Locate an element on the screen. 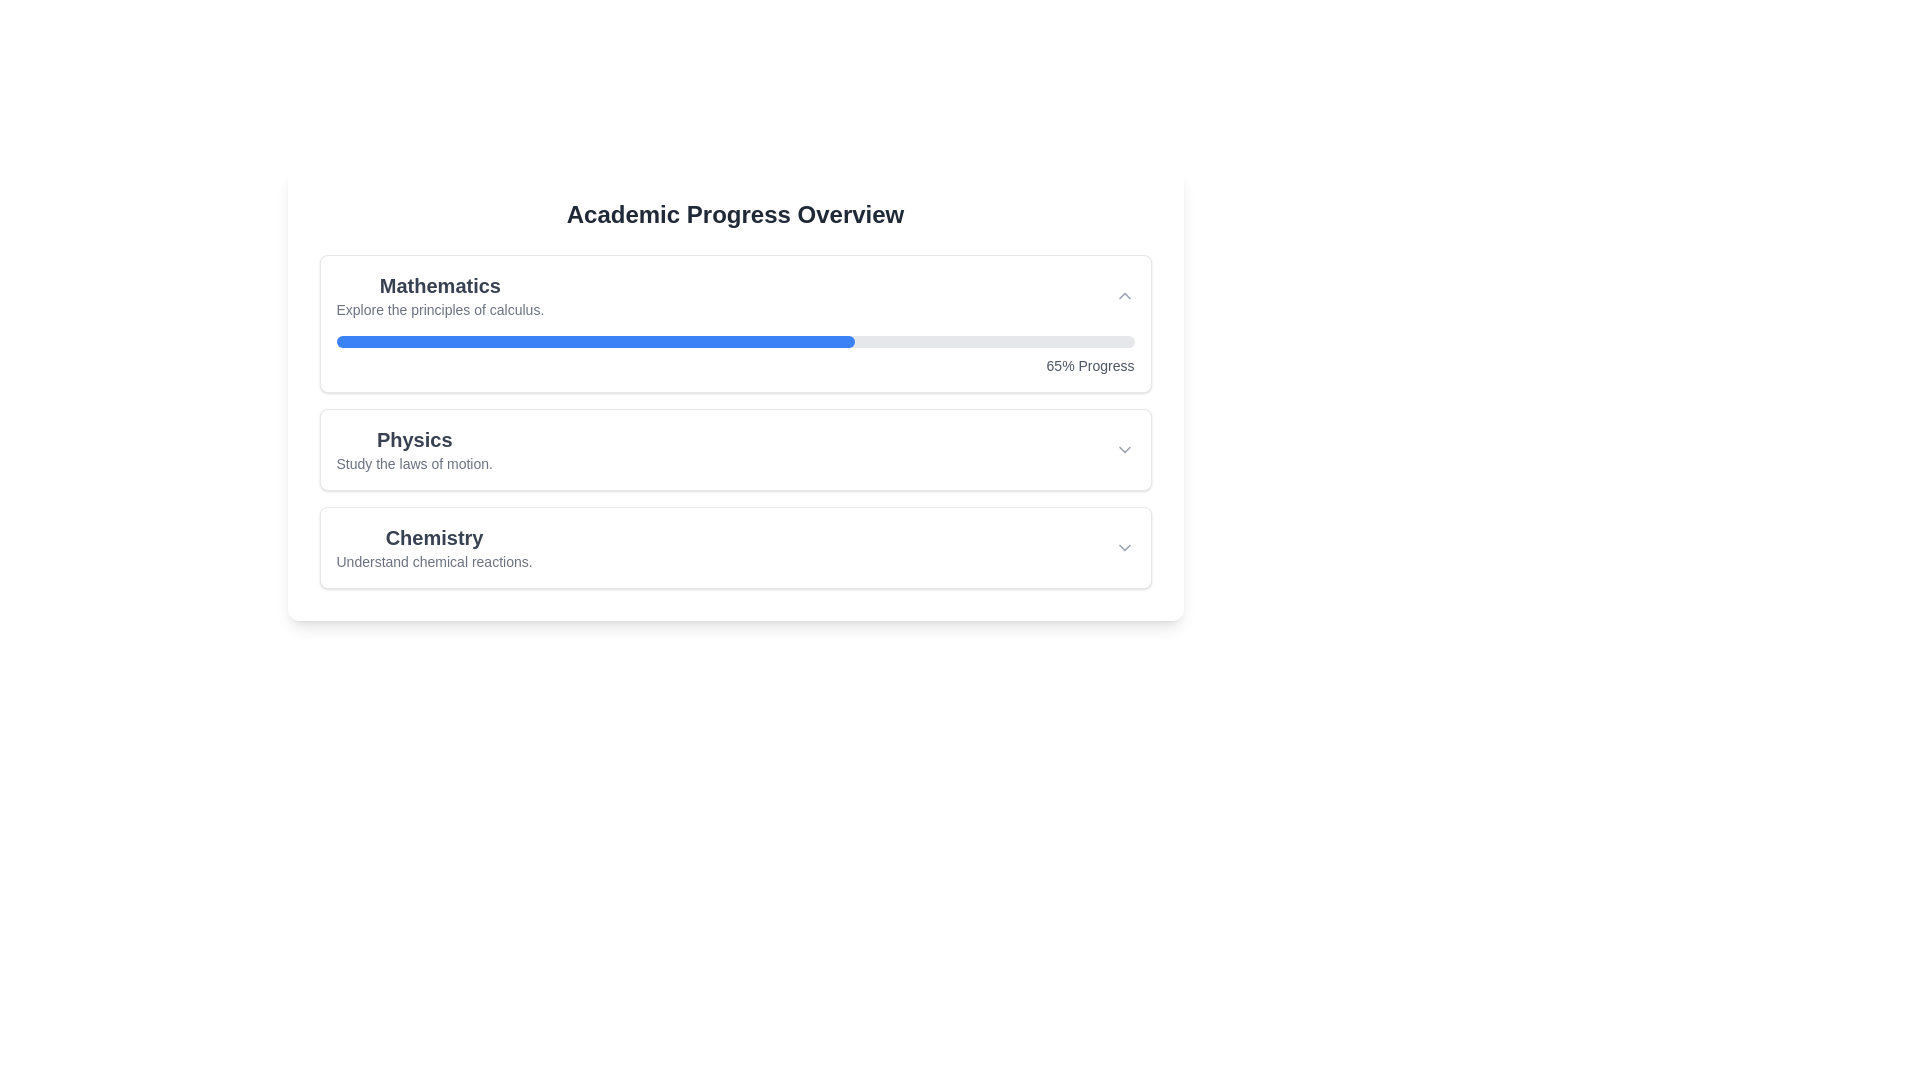 The width and height of the screenshot is (1920, 1080). the interactive progress bar that is light gray with a blue fill at approximately 65% width, located below the '65% Progress' label is located at coordinates (734, 341).